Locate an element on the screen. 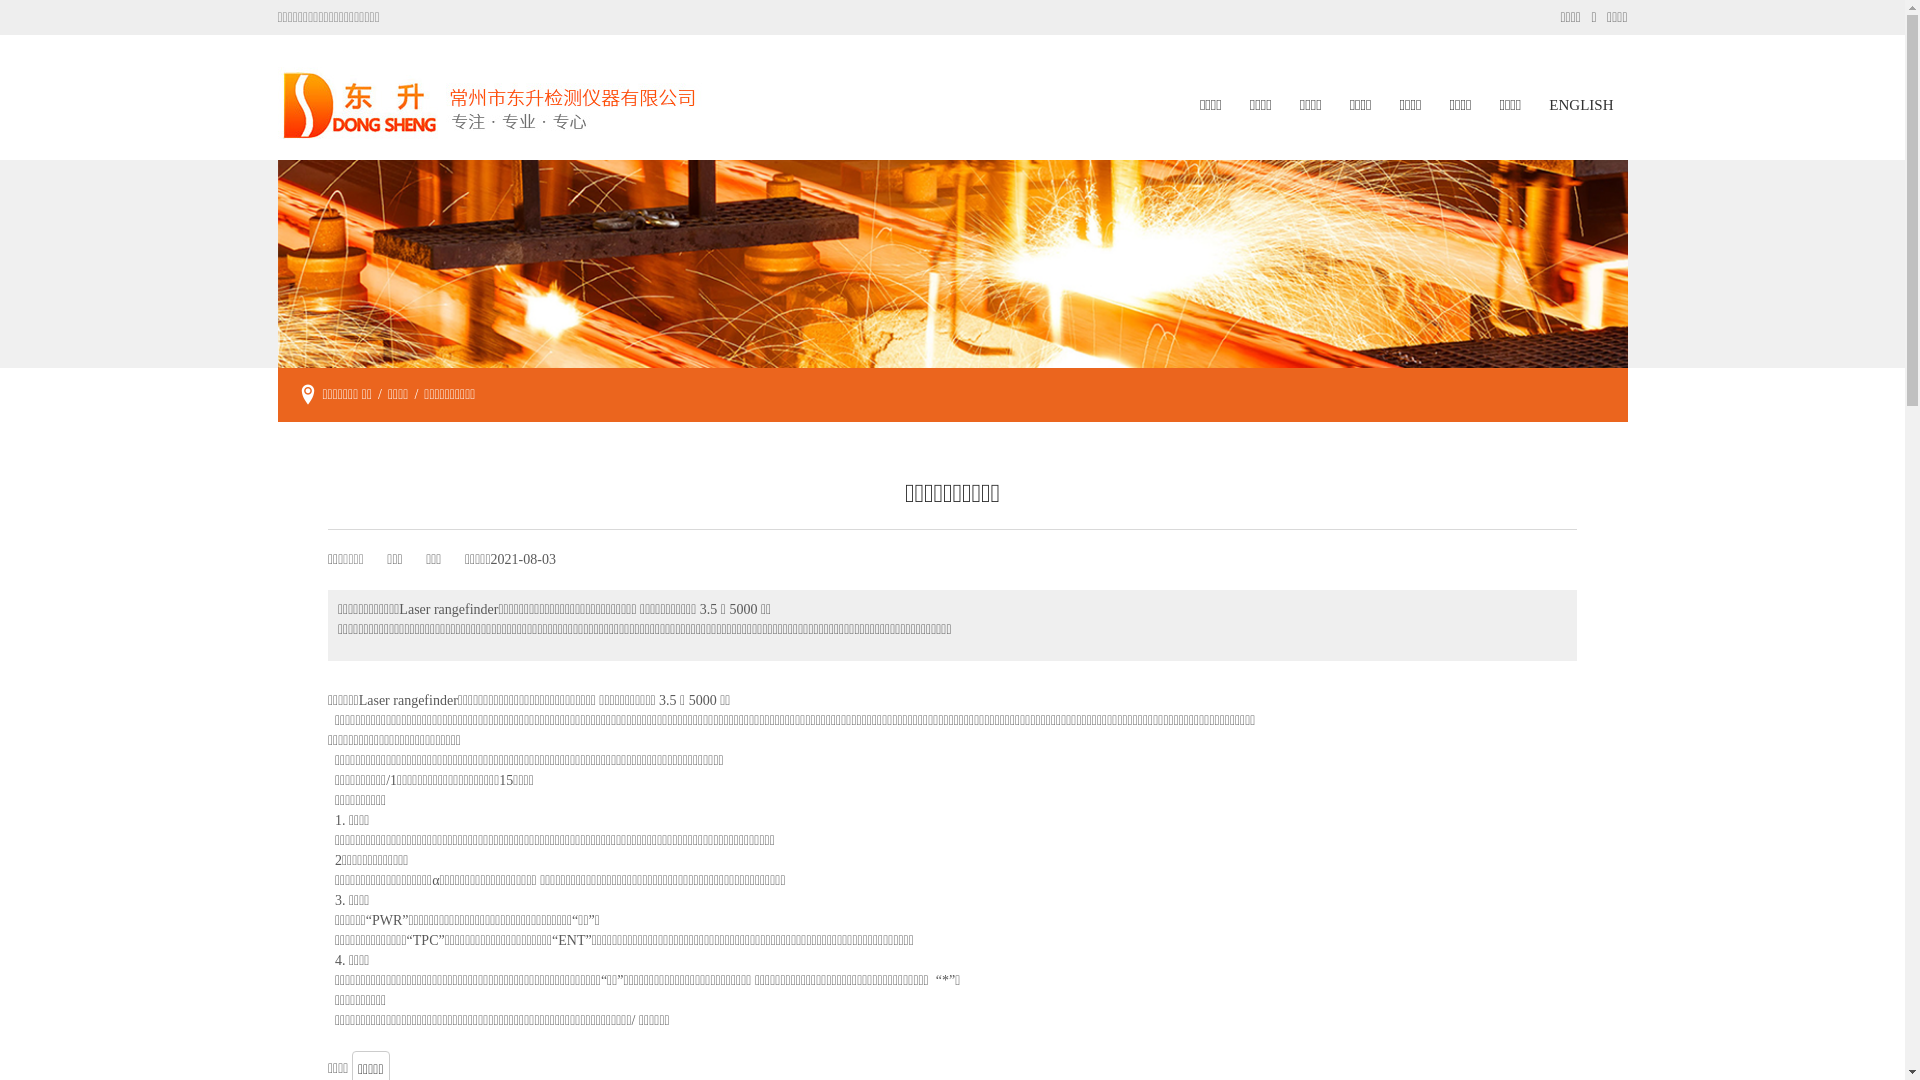 Image resolution: width=1920 pixels, height=1080 pixels. 'logo' is located at coordinates (490, 105).